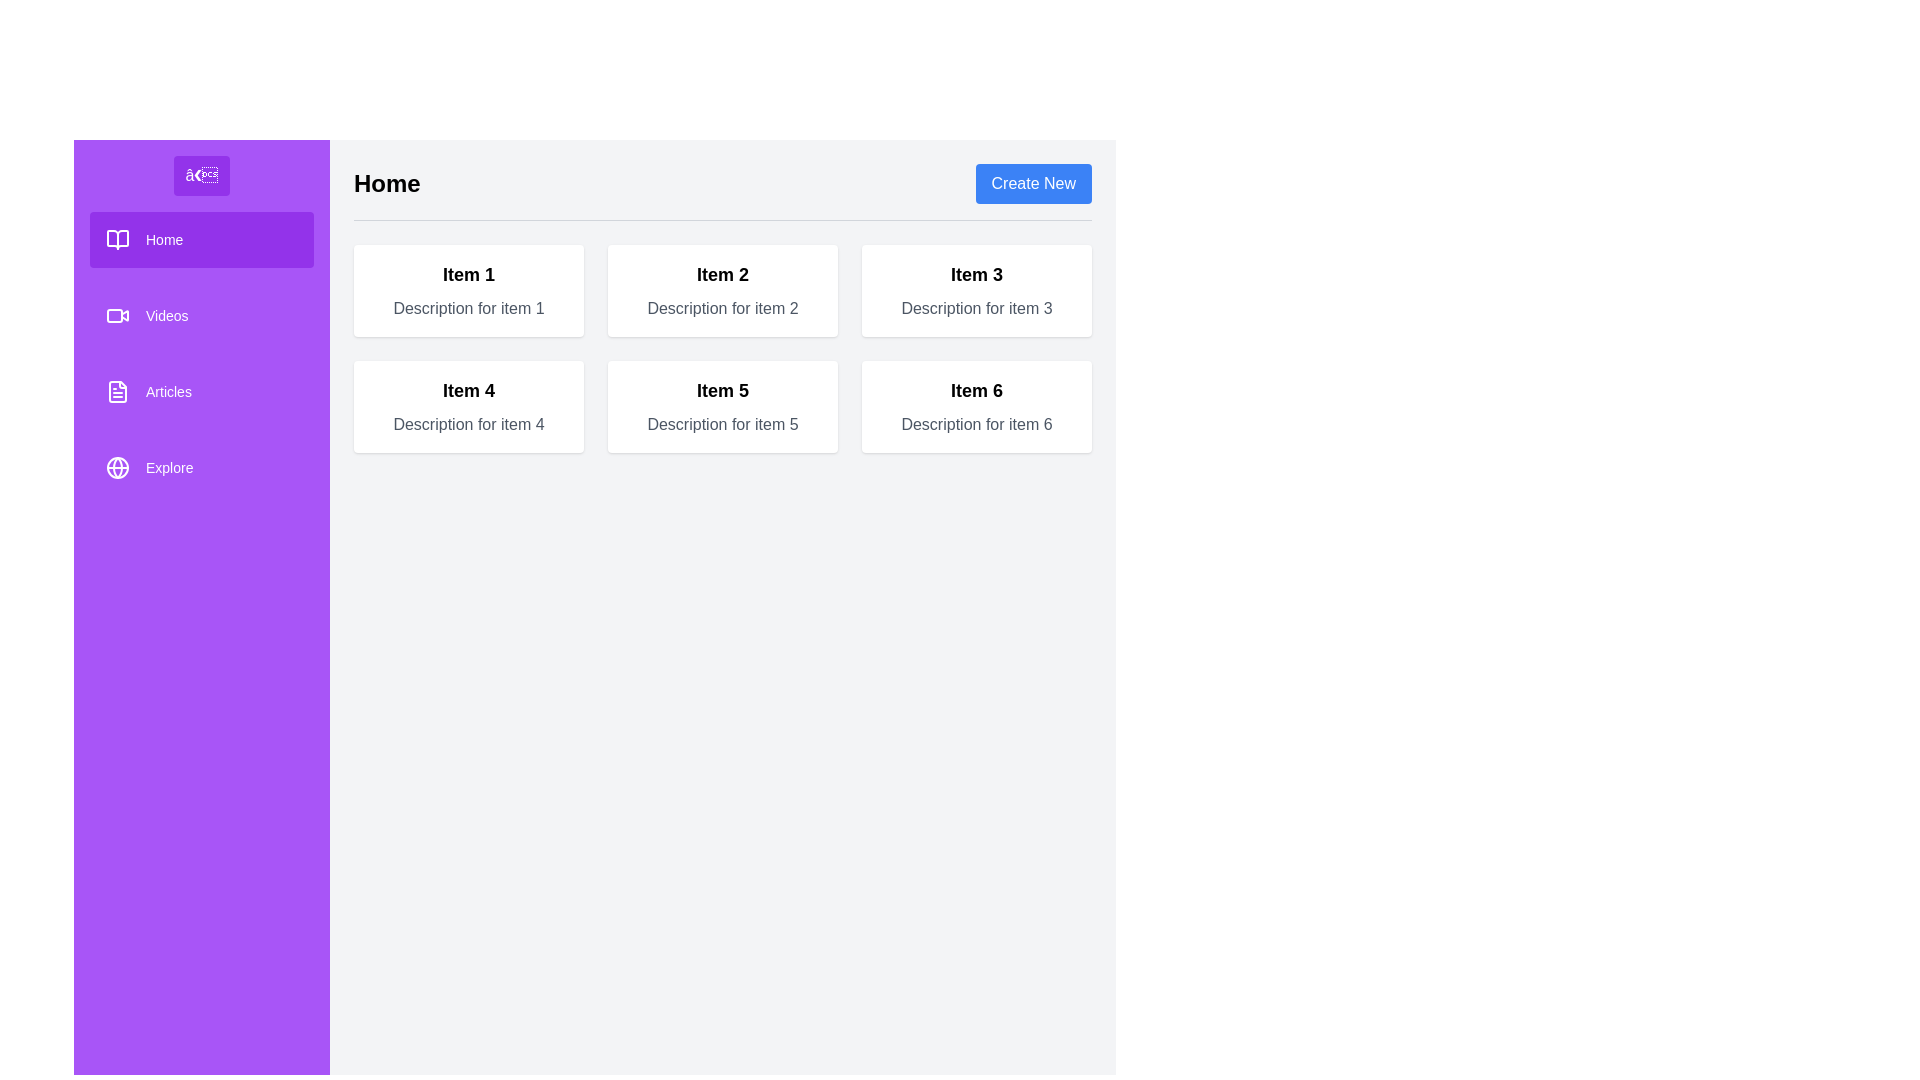 The image size is (1920, 1080). I want to click on the open book icon in the side navigation bar, so click(117, 238).